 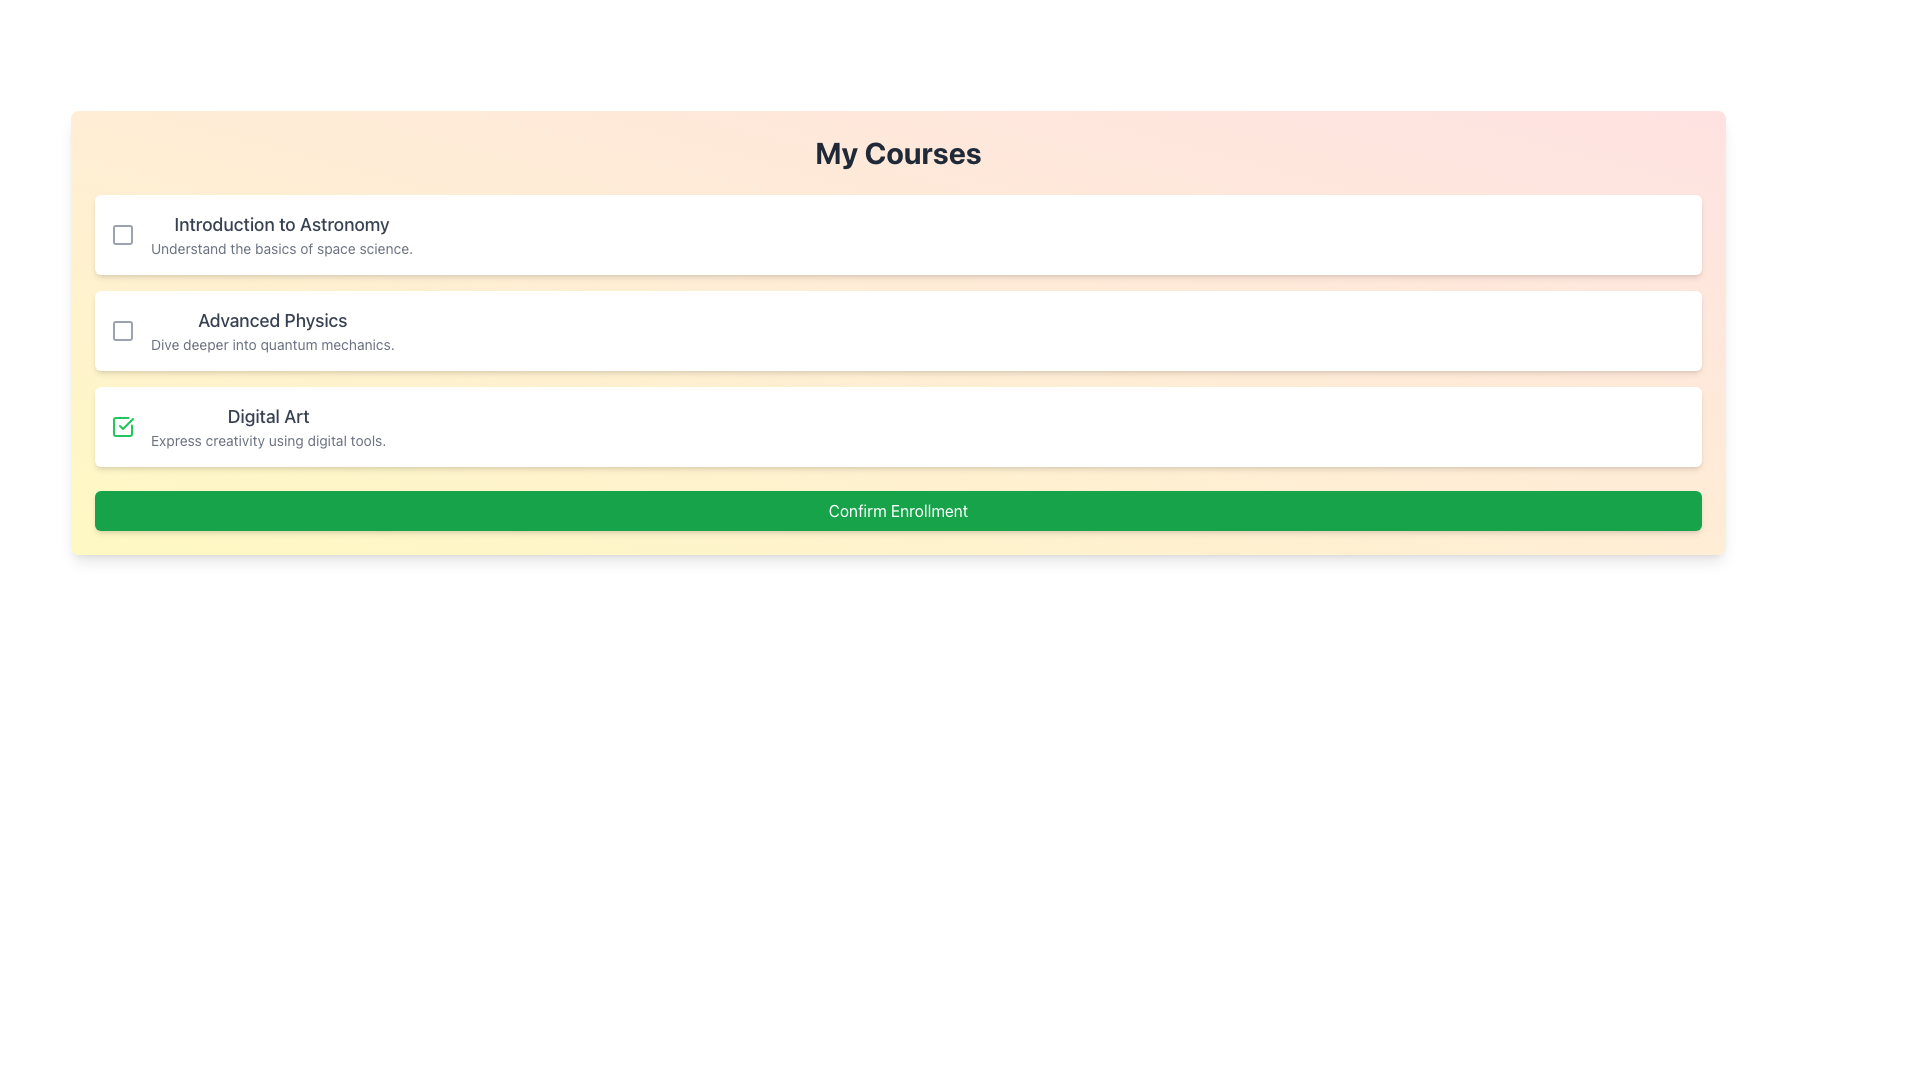 I want to click on the text element that states 'Understand the basics of space science', which is styled in a smaller gray font and located directly below the header 'Introduction to Astronomy' in the 'My Courses' layout, so click(x=281, y=248).